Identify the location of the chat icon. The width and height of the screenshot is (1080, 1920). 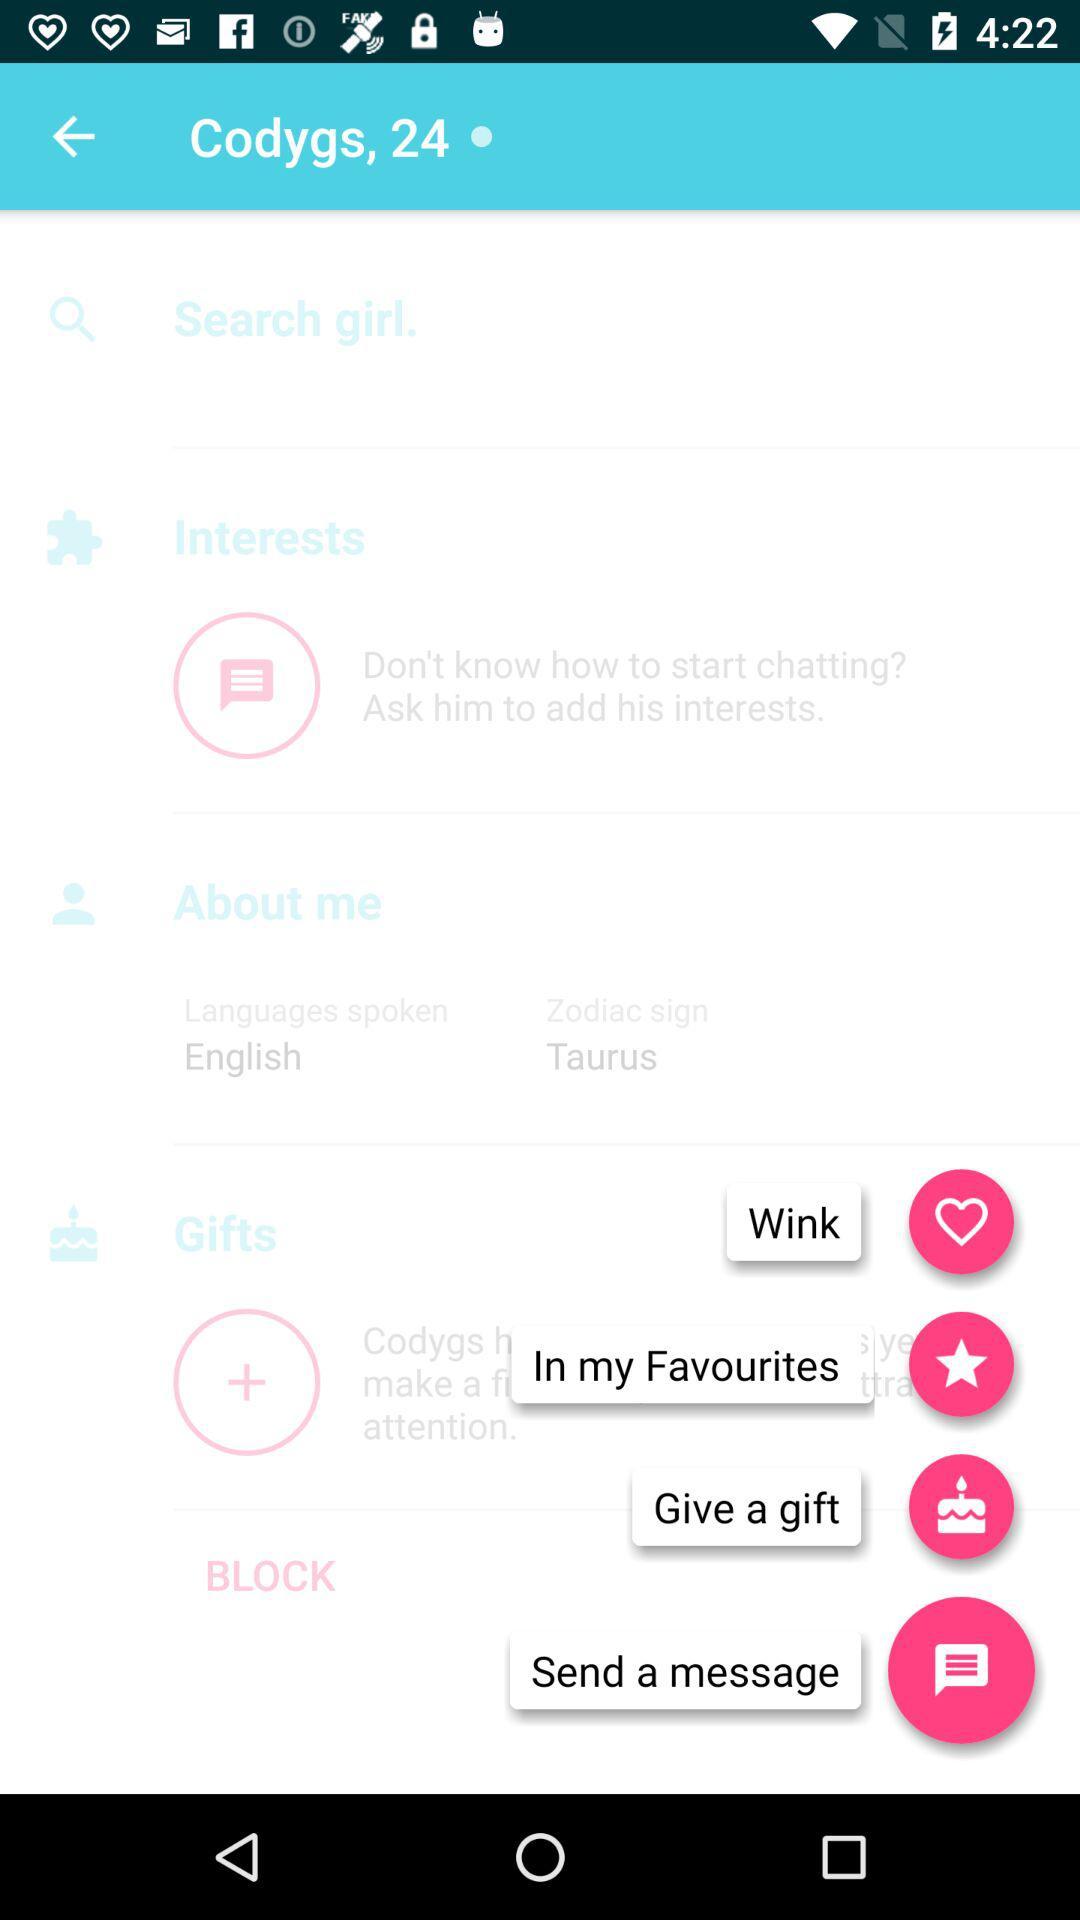
(245, 685).